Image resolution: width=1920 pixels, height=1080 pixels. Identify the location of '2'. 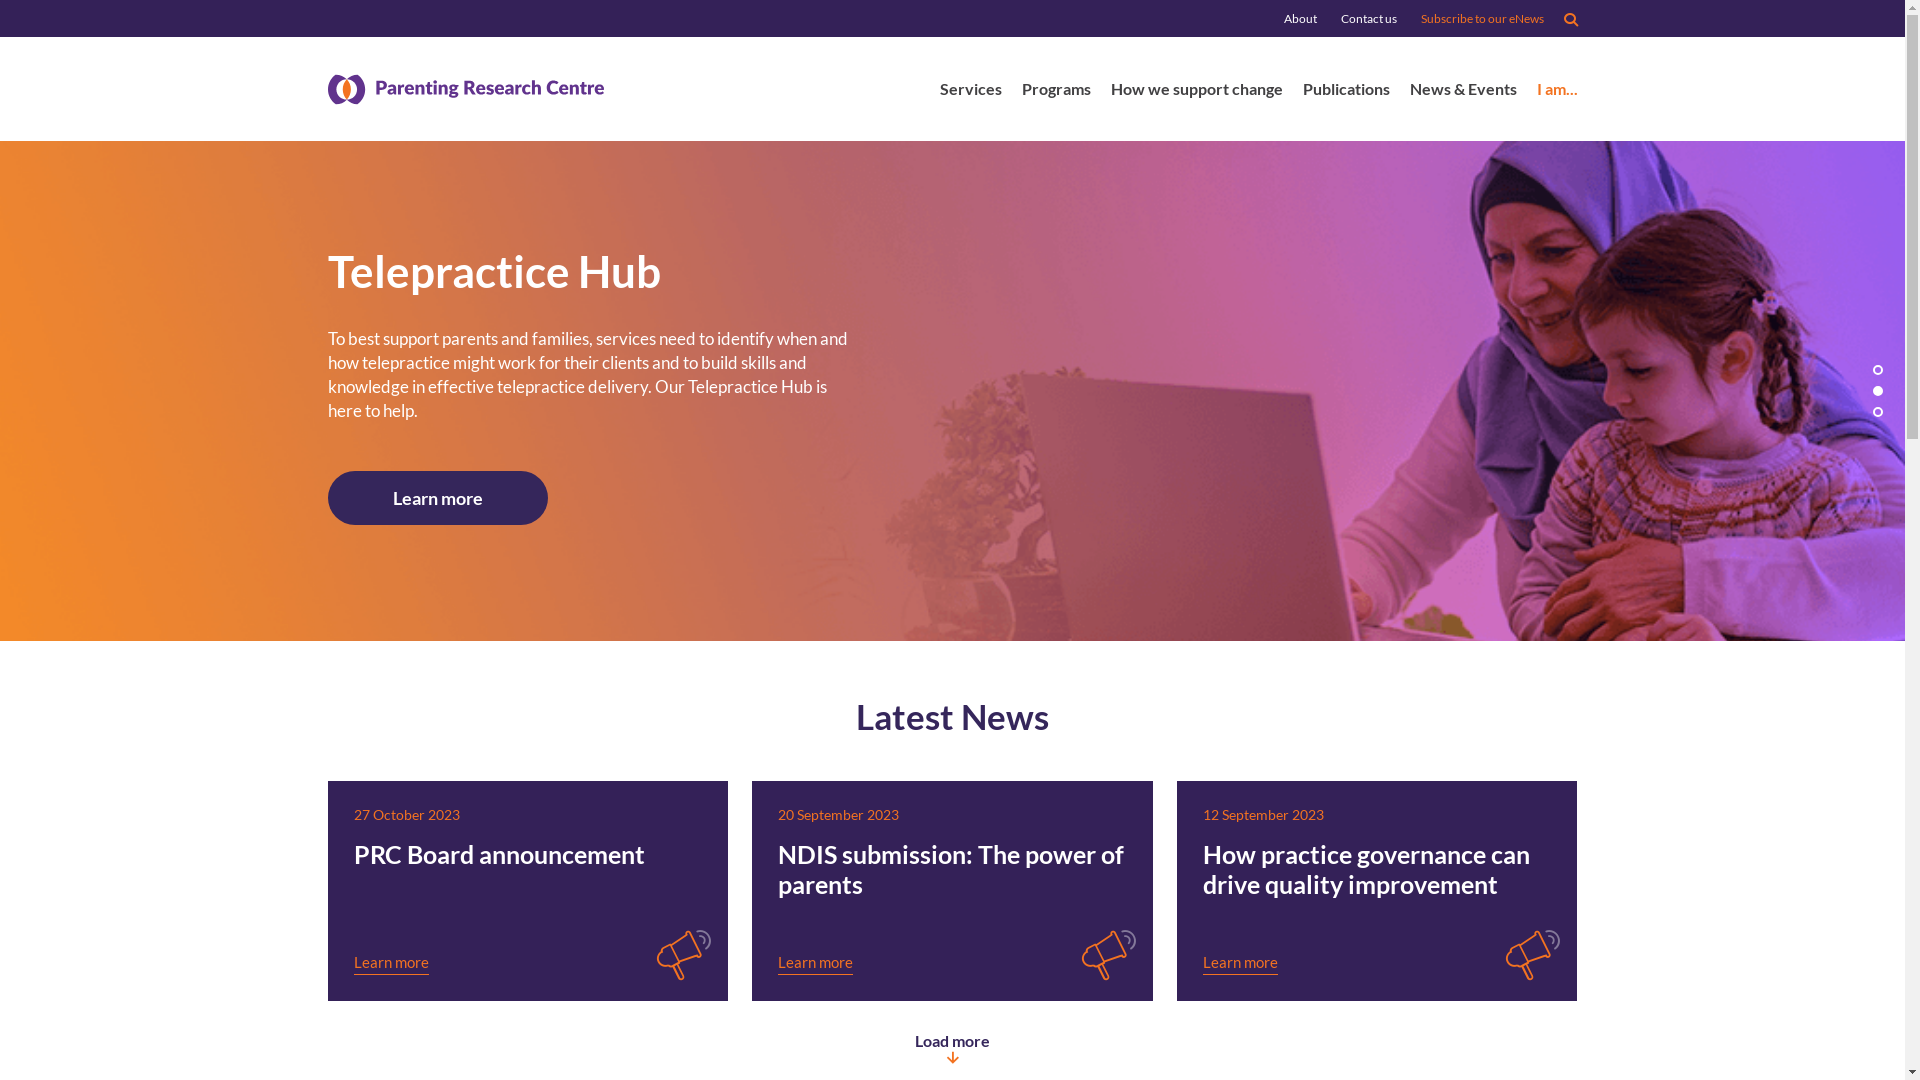
(1876, 390).